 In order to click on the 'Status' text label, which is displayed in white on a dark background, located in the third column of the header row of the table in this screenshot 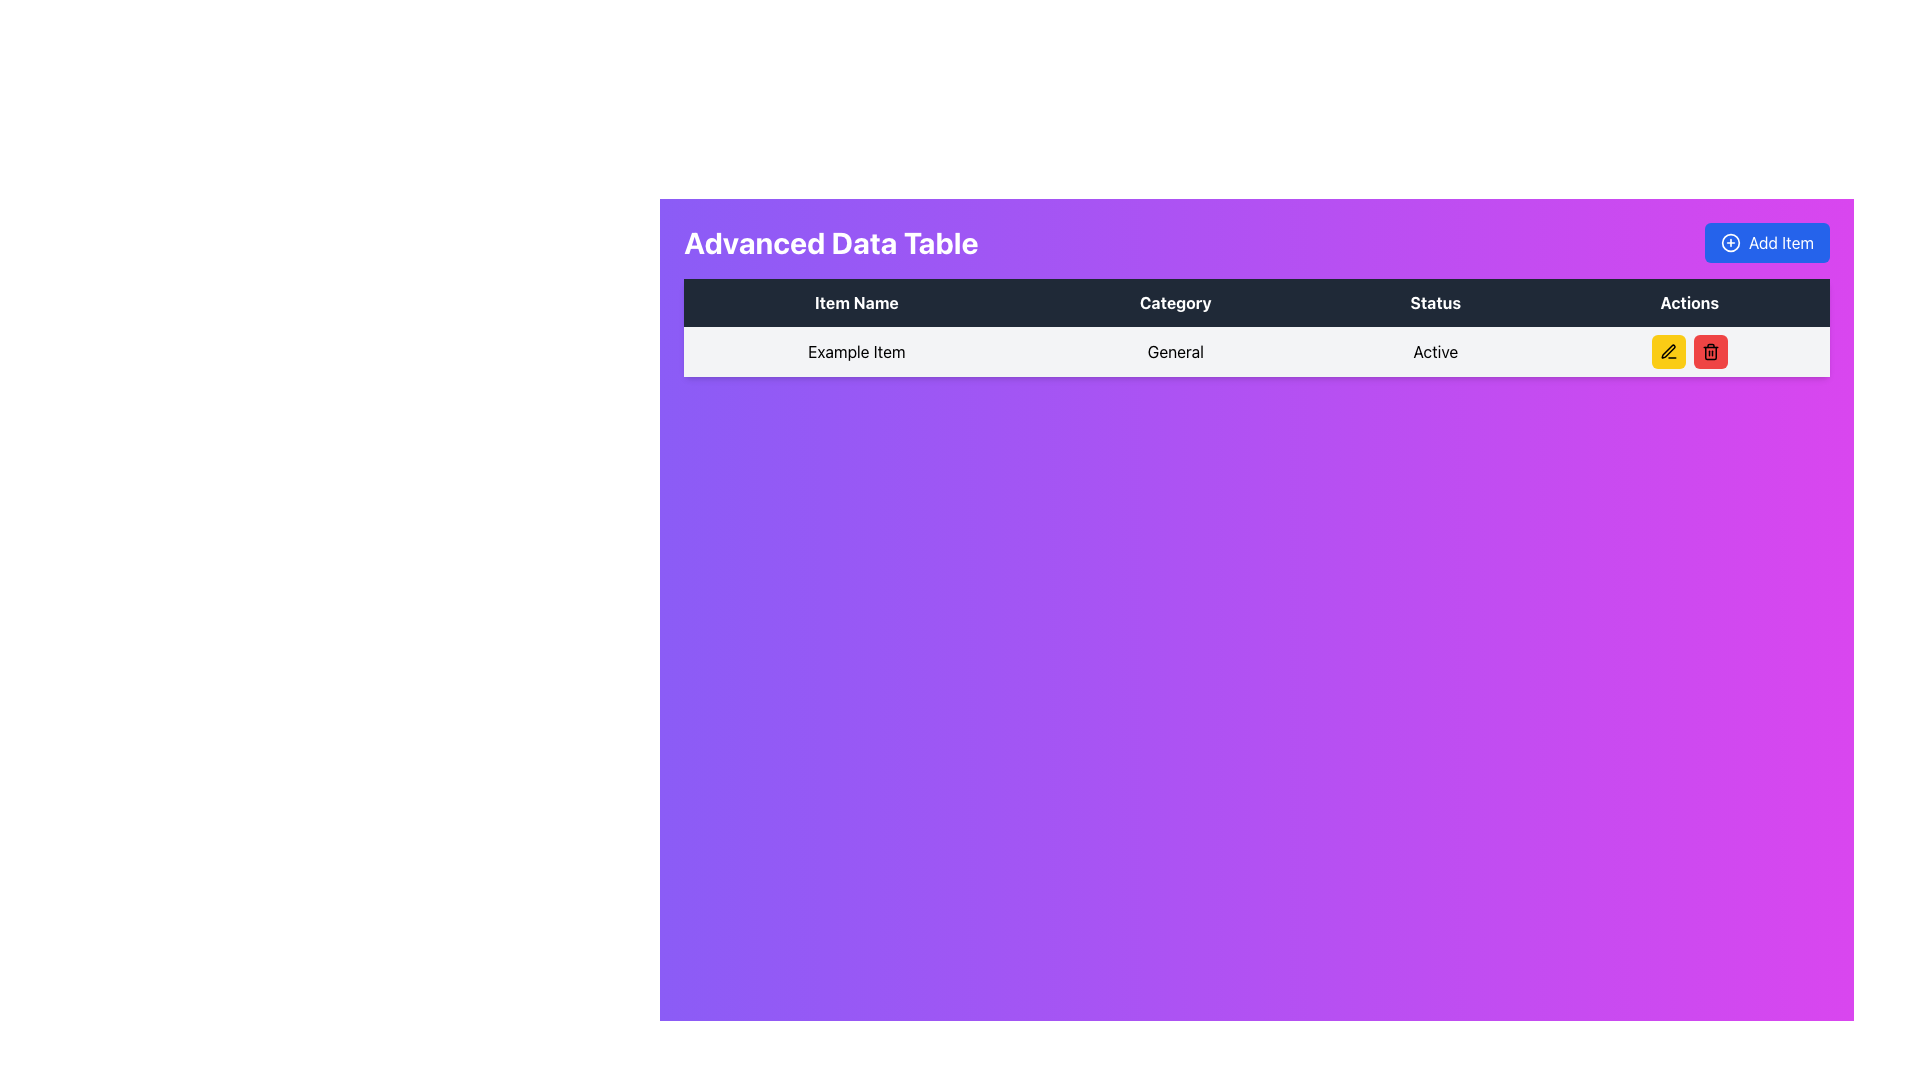, I will do `click(1434, 303)`.